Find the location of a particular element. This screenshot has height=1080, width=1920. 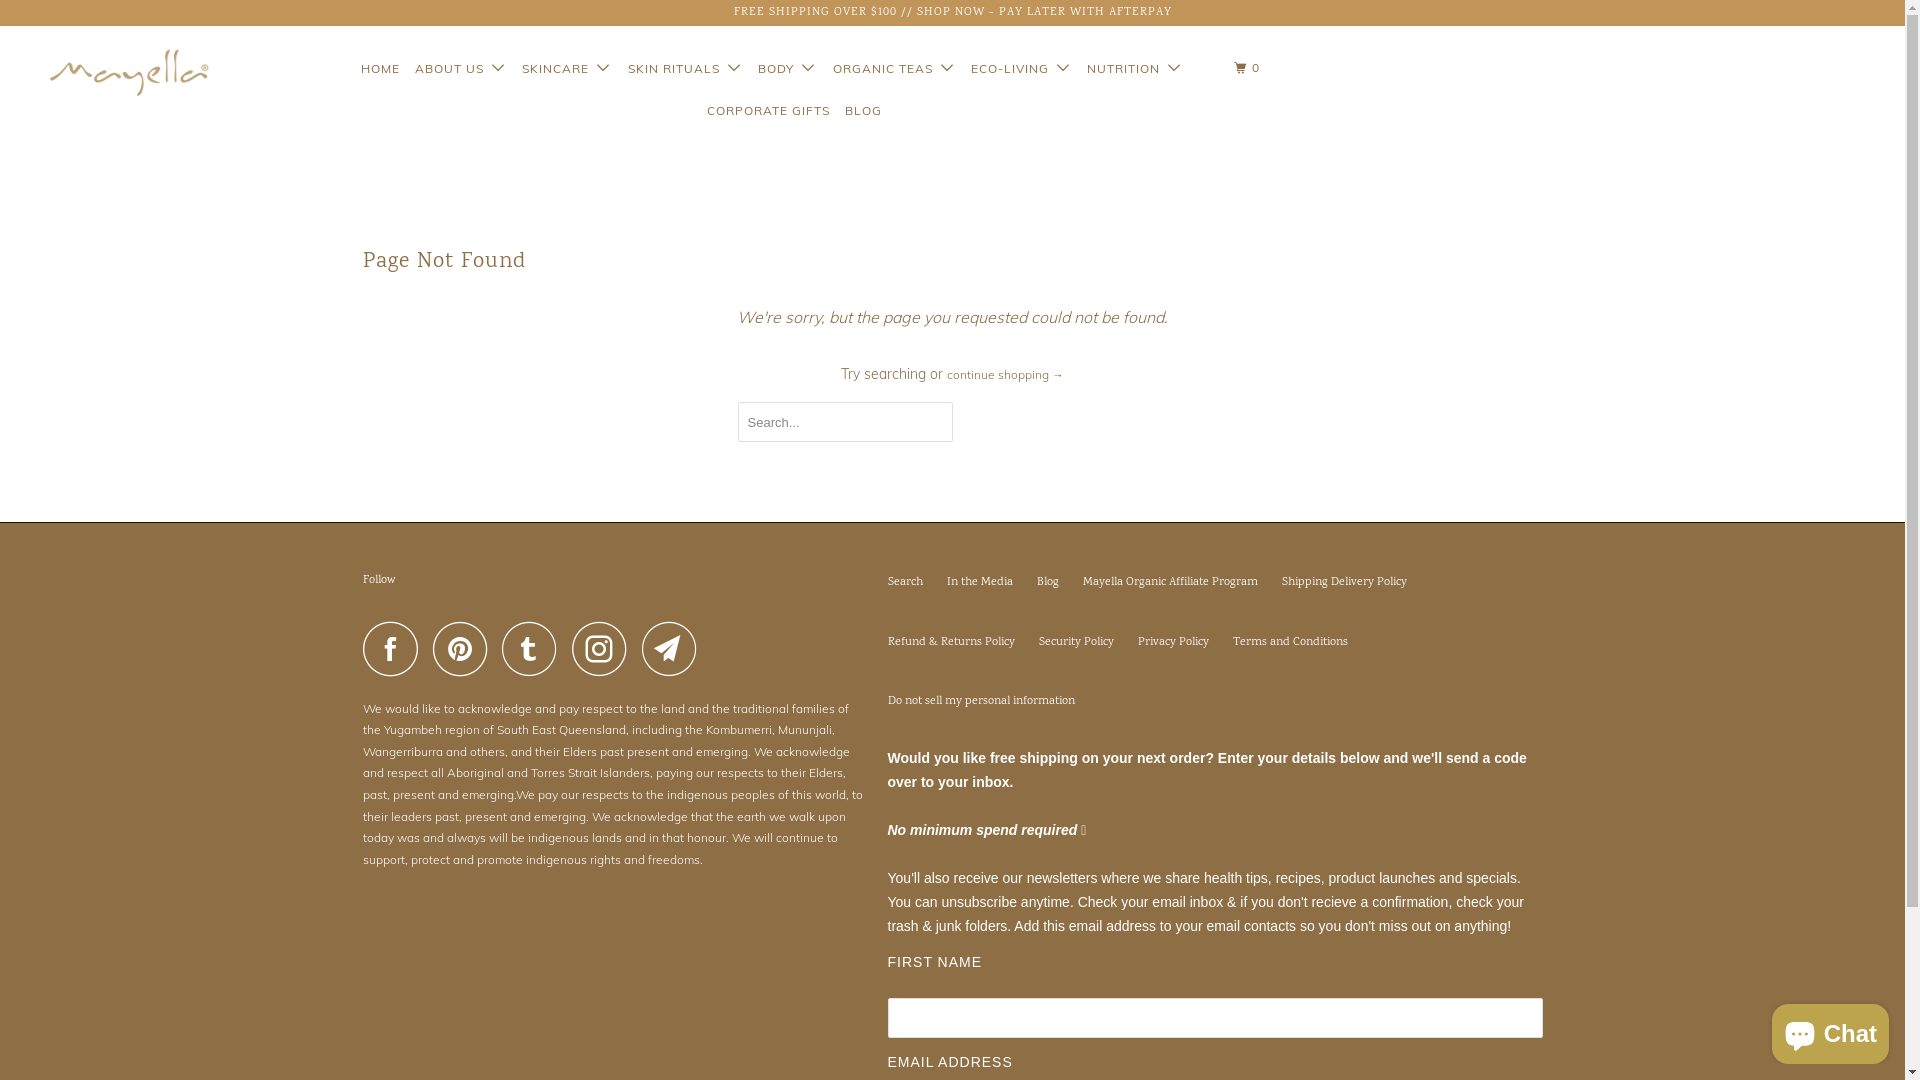

'Blog' is located at coordinates (1045, 582).